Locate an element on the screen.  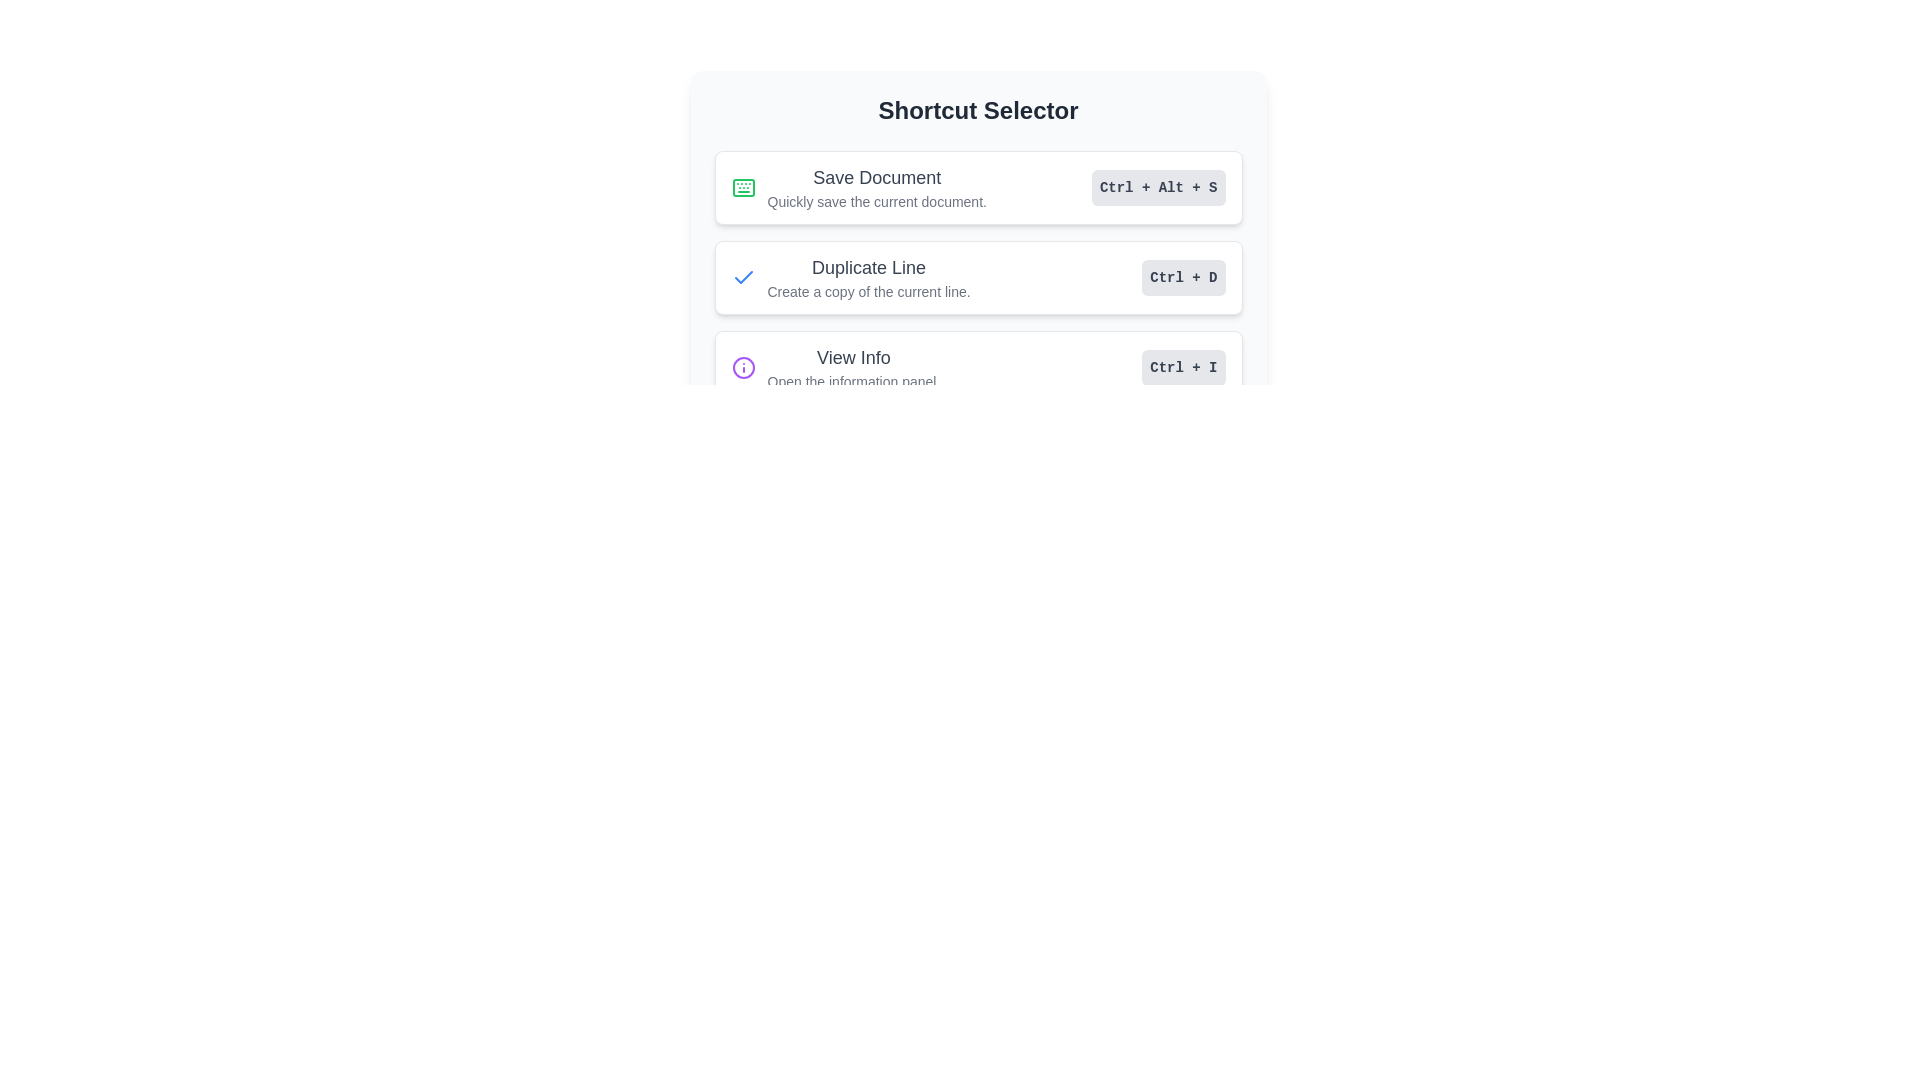
text content of the label indicating the action of duplicating the currently selected line, located in the middle panel below 'Save Document' and above 'View Info' is located at coordinates (868, 277).